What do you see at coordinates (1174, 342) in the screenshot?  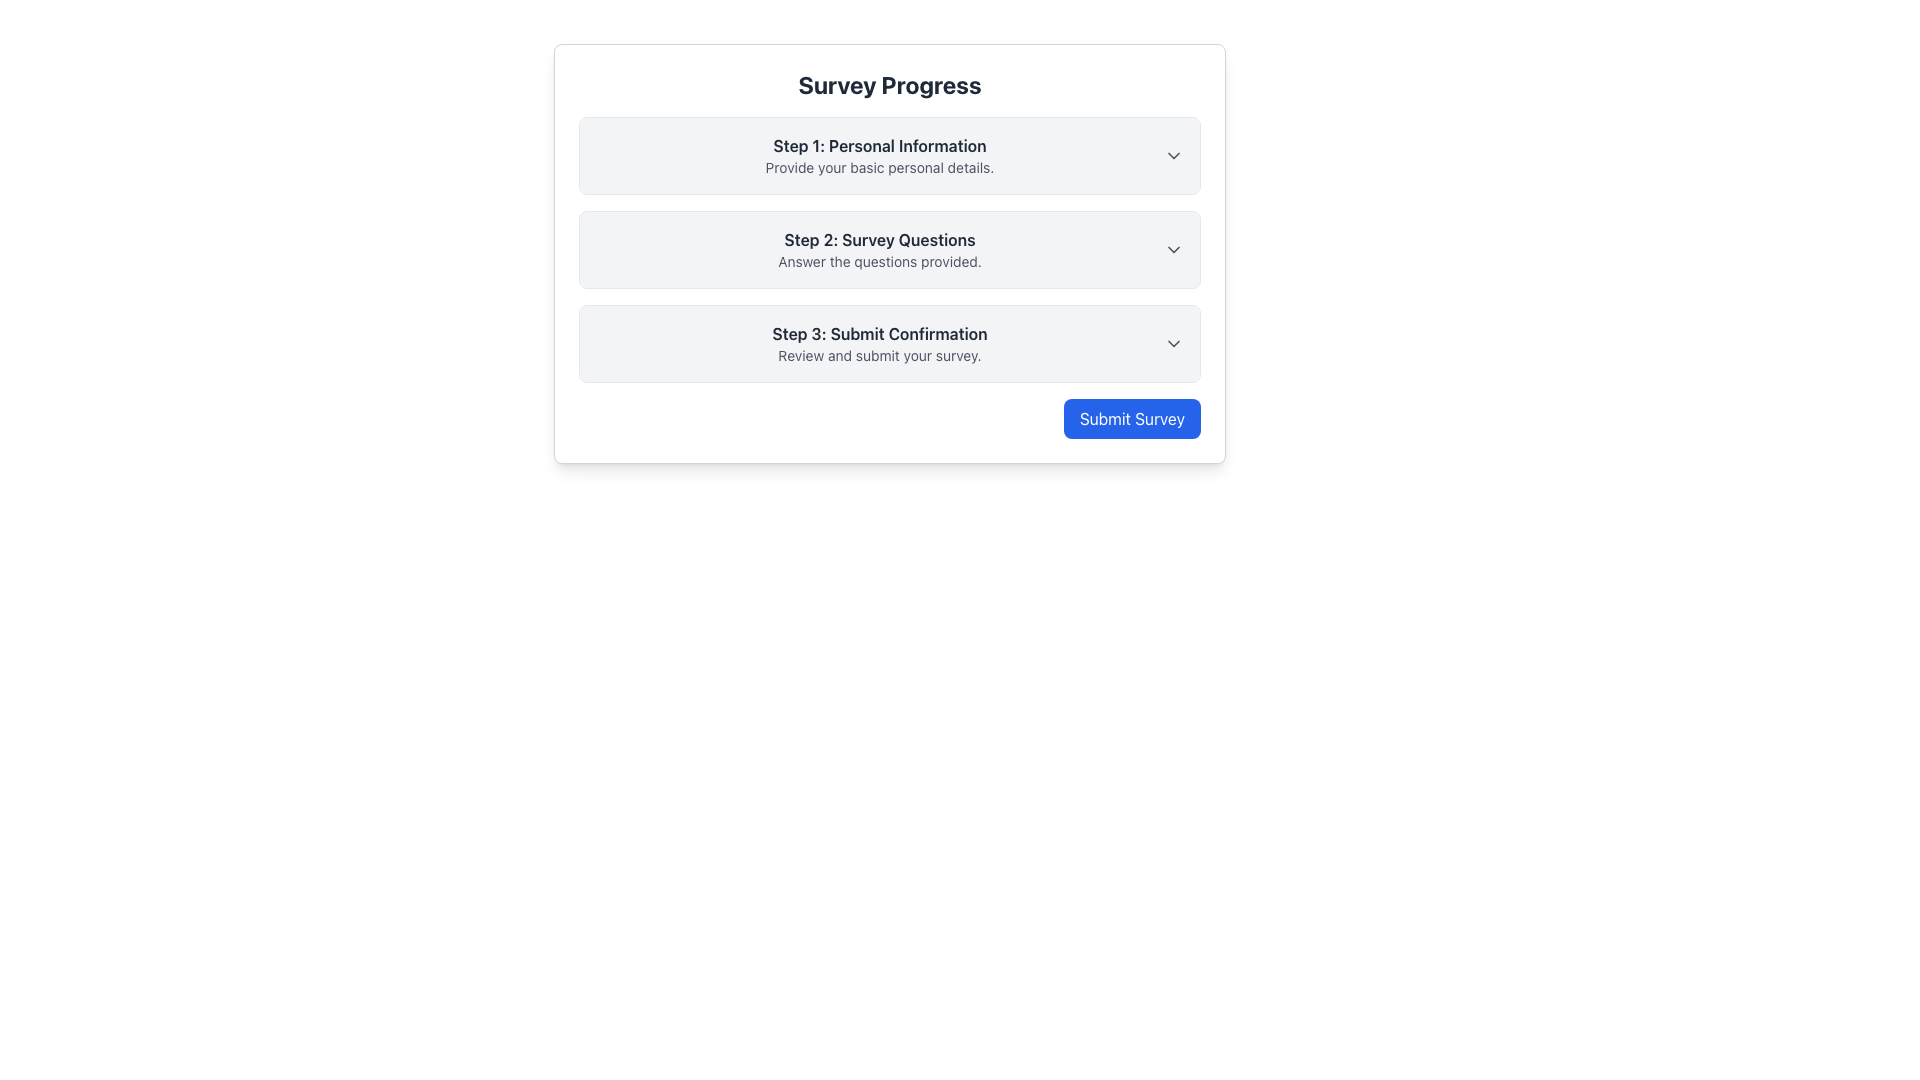 I see `the downward-pointing chevron icon styled with light gray color, located within the 'Step 3: Submit Confirmation' section` at bounding box center [1174, 342].